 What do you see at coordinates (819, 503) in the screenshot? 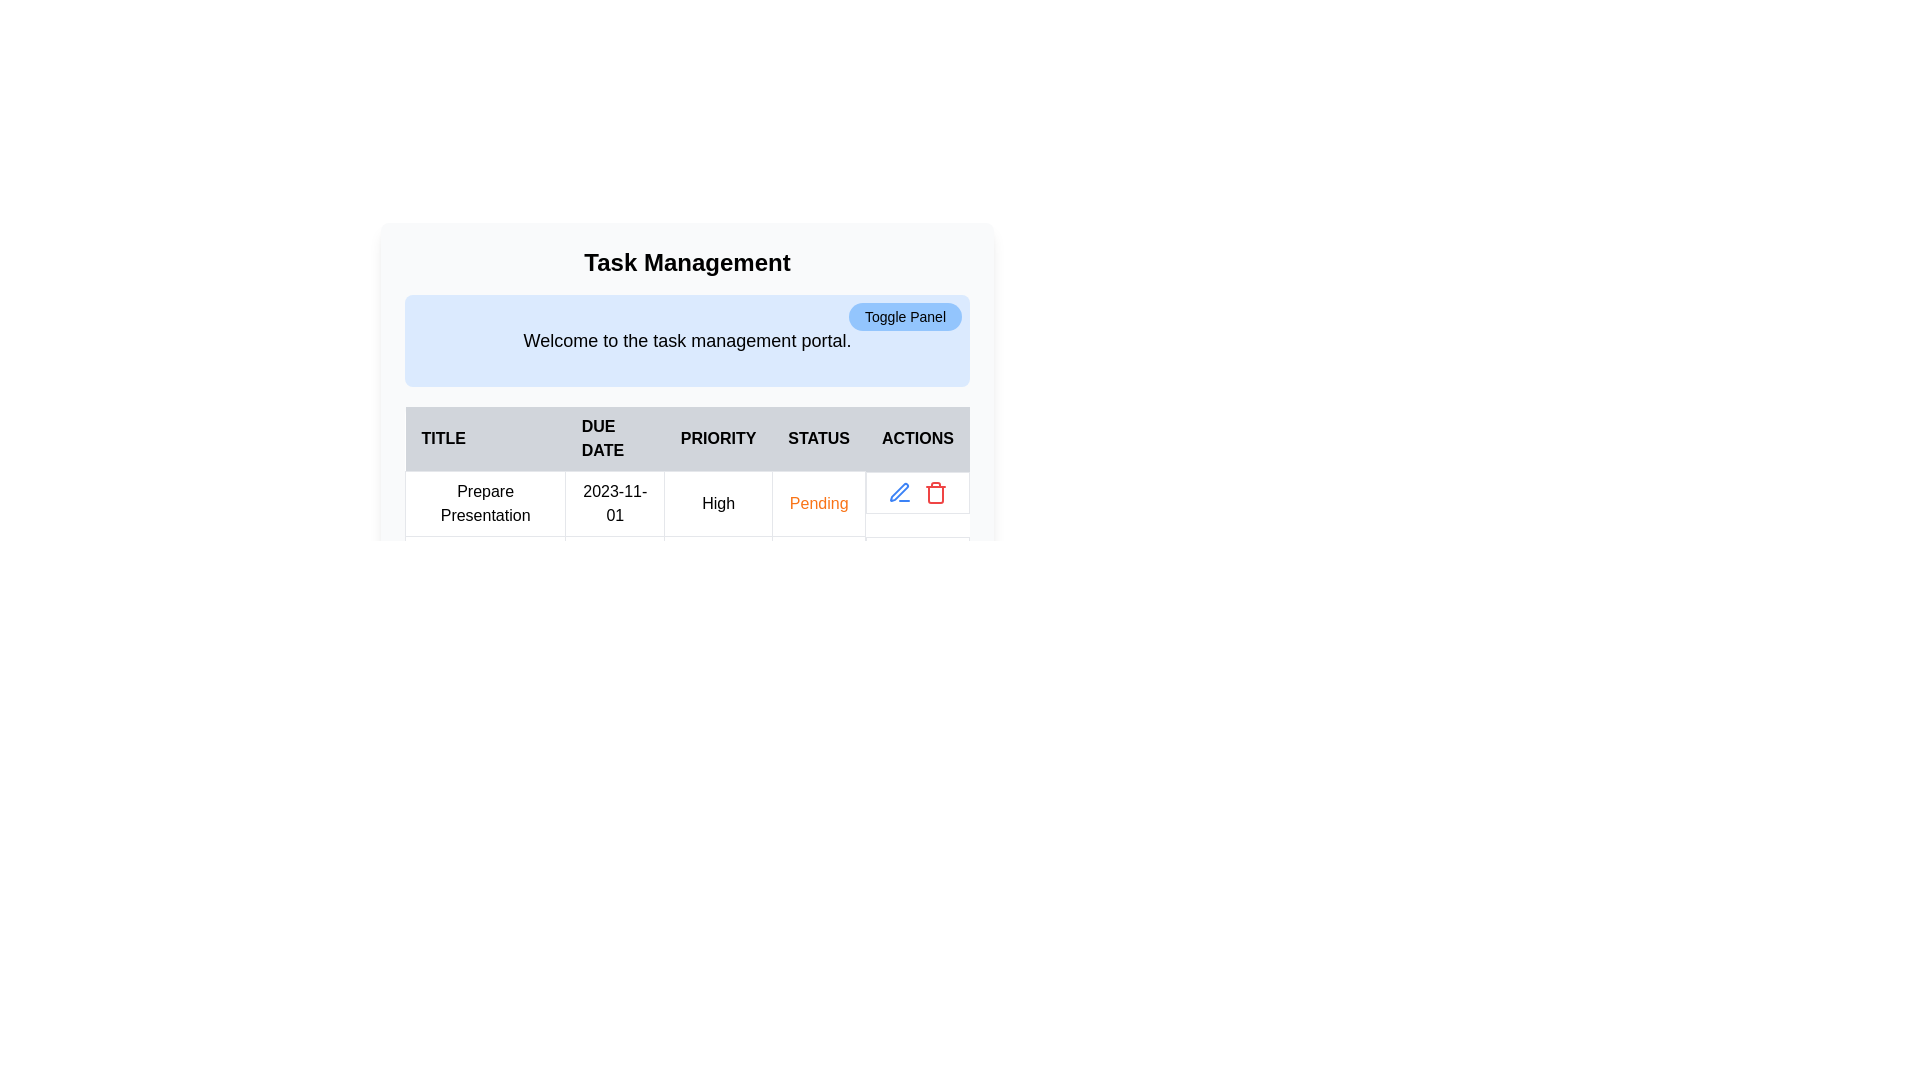
I see `the text label element displaying the orange word 'Pending' in the 'STATUS' column of the task table, specifically the fourth cell associated with the 'Prepare Presentation' task` at bounding box center [819, 503].